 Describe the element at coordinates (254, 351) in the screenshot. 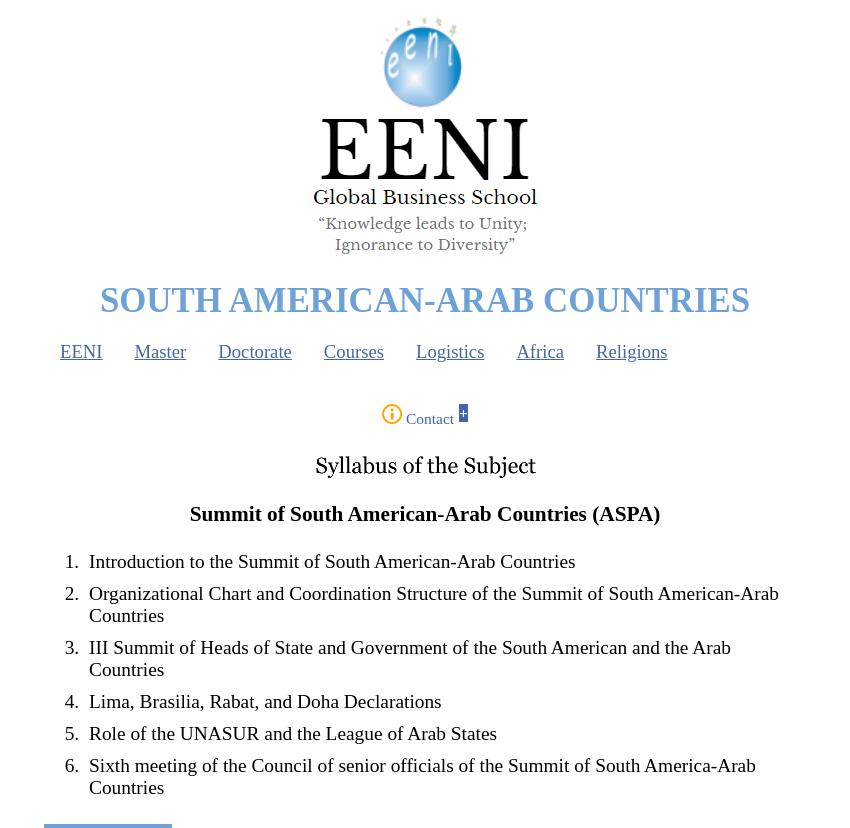

I see `'Doctorate'` at that location.